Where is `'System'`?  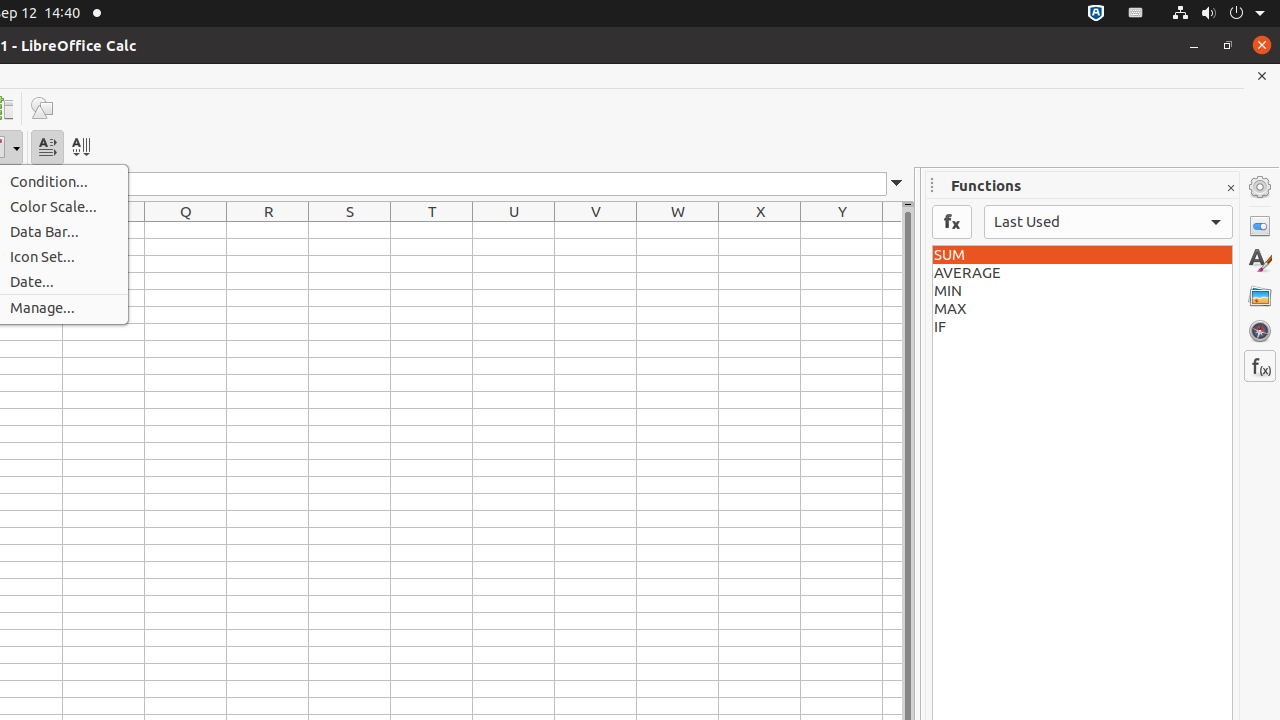 'System' is located at coordinates (1217, 13).